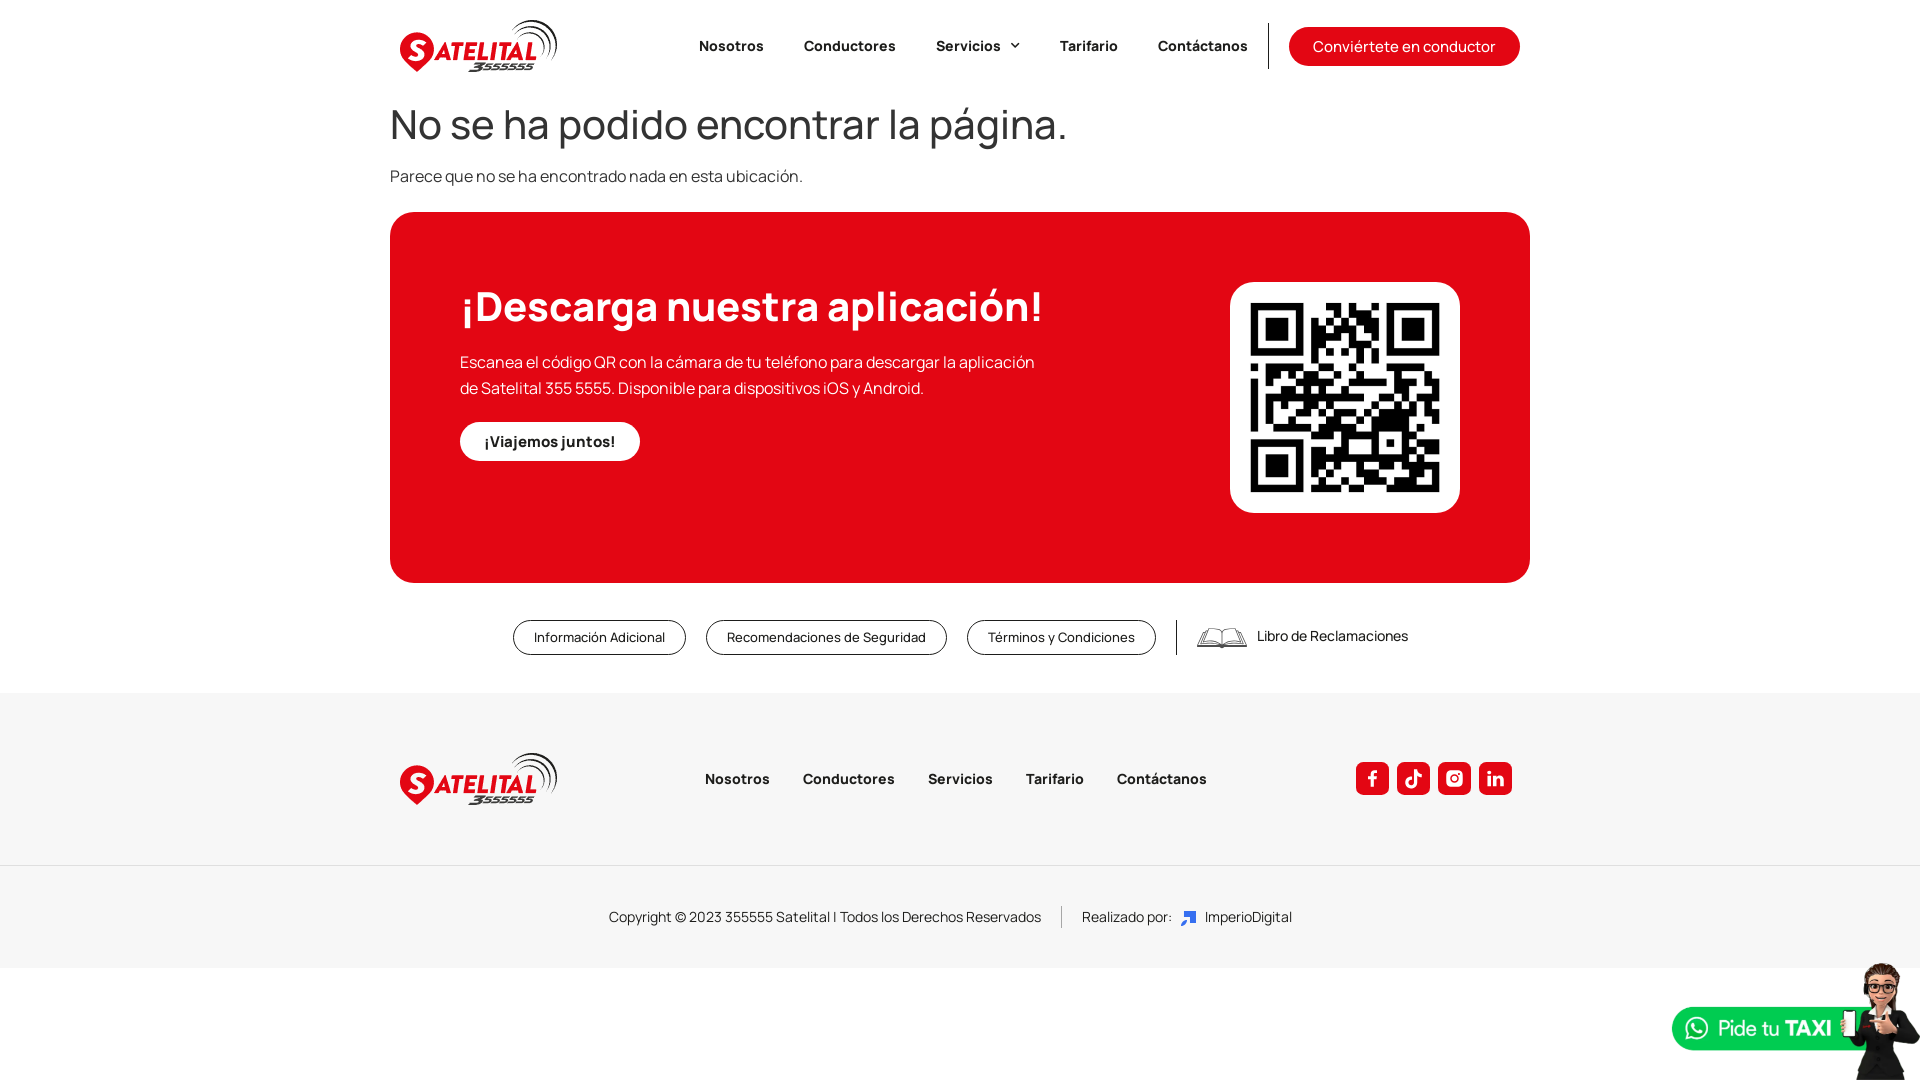 This screenshot has height=1080, width=1920. Describe the element at coordinates (1054, 777) in the screenshot. I see `'Tarifario'` at that location.